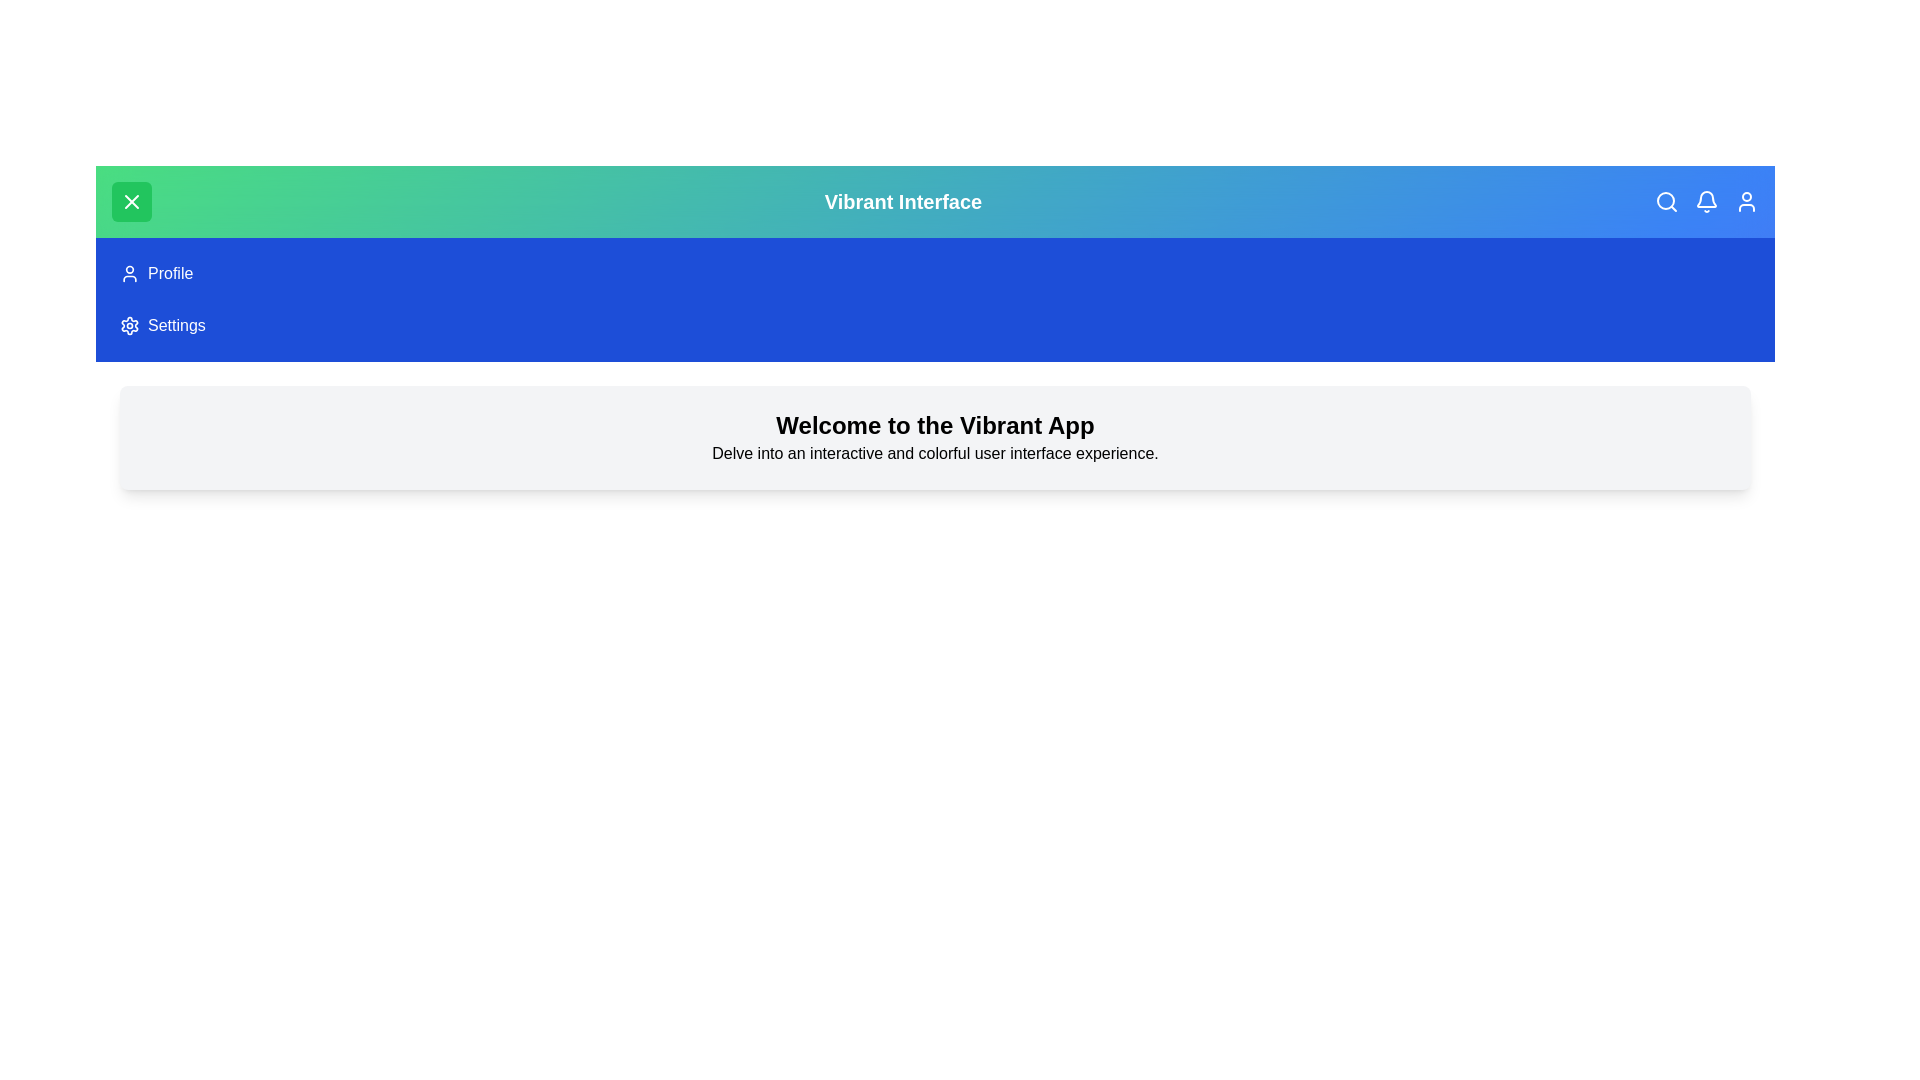 The height and width of the screenshot is (1080, 1920). Describe the element at coordinates (128, 325) in the screenshot. I see `the 'Settings' menu item to navigate to the Settings section` at that location.